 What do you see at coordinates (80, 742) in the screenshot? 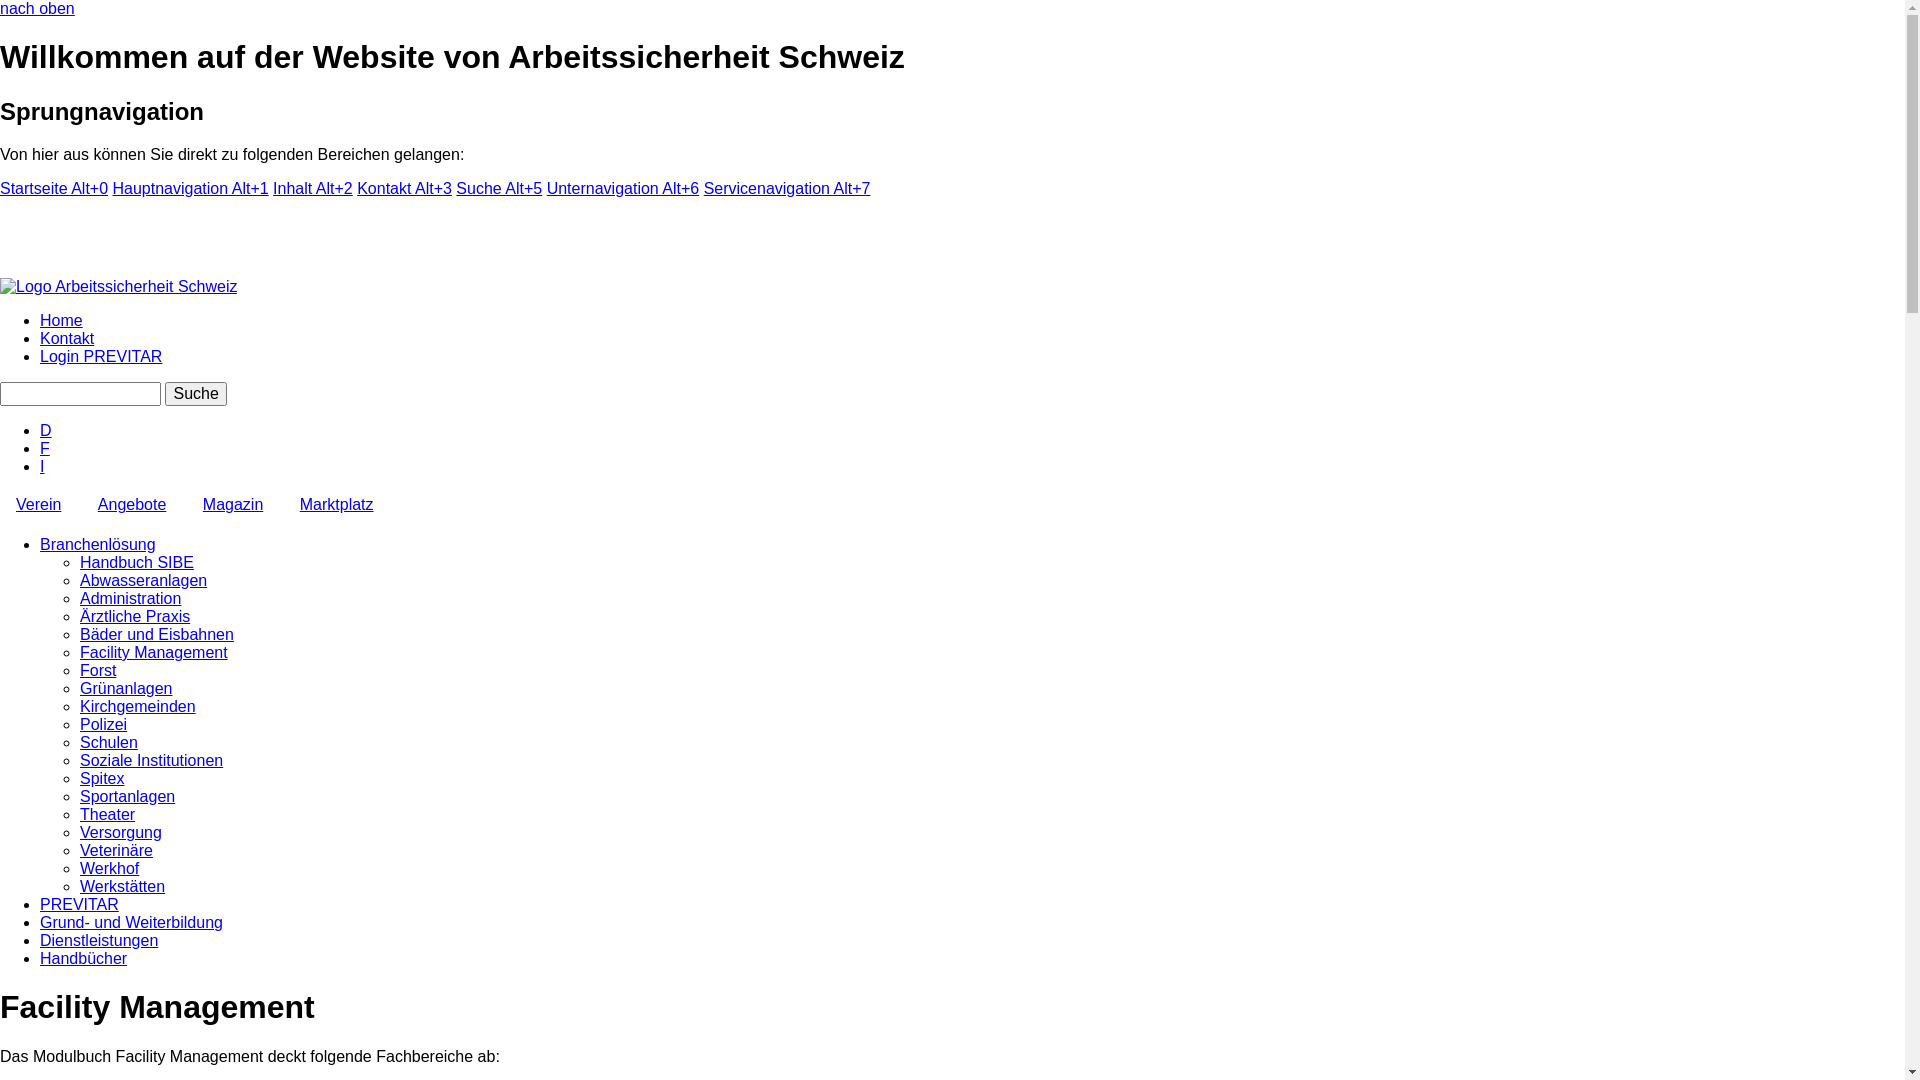
I see `'Schulen'` at bounding box center [80, 742].